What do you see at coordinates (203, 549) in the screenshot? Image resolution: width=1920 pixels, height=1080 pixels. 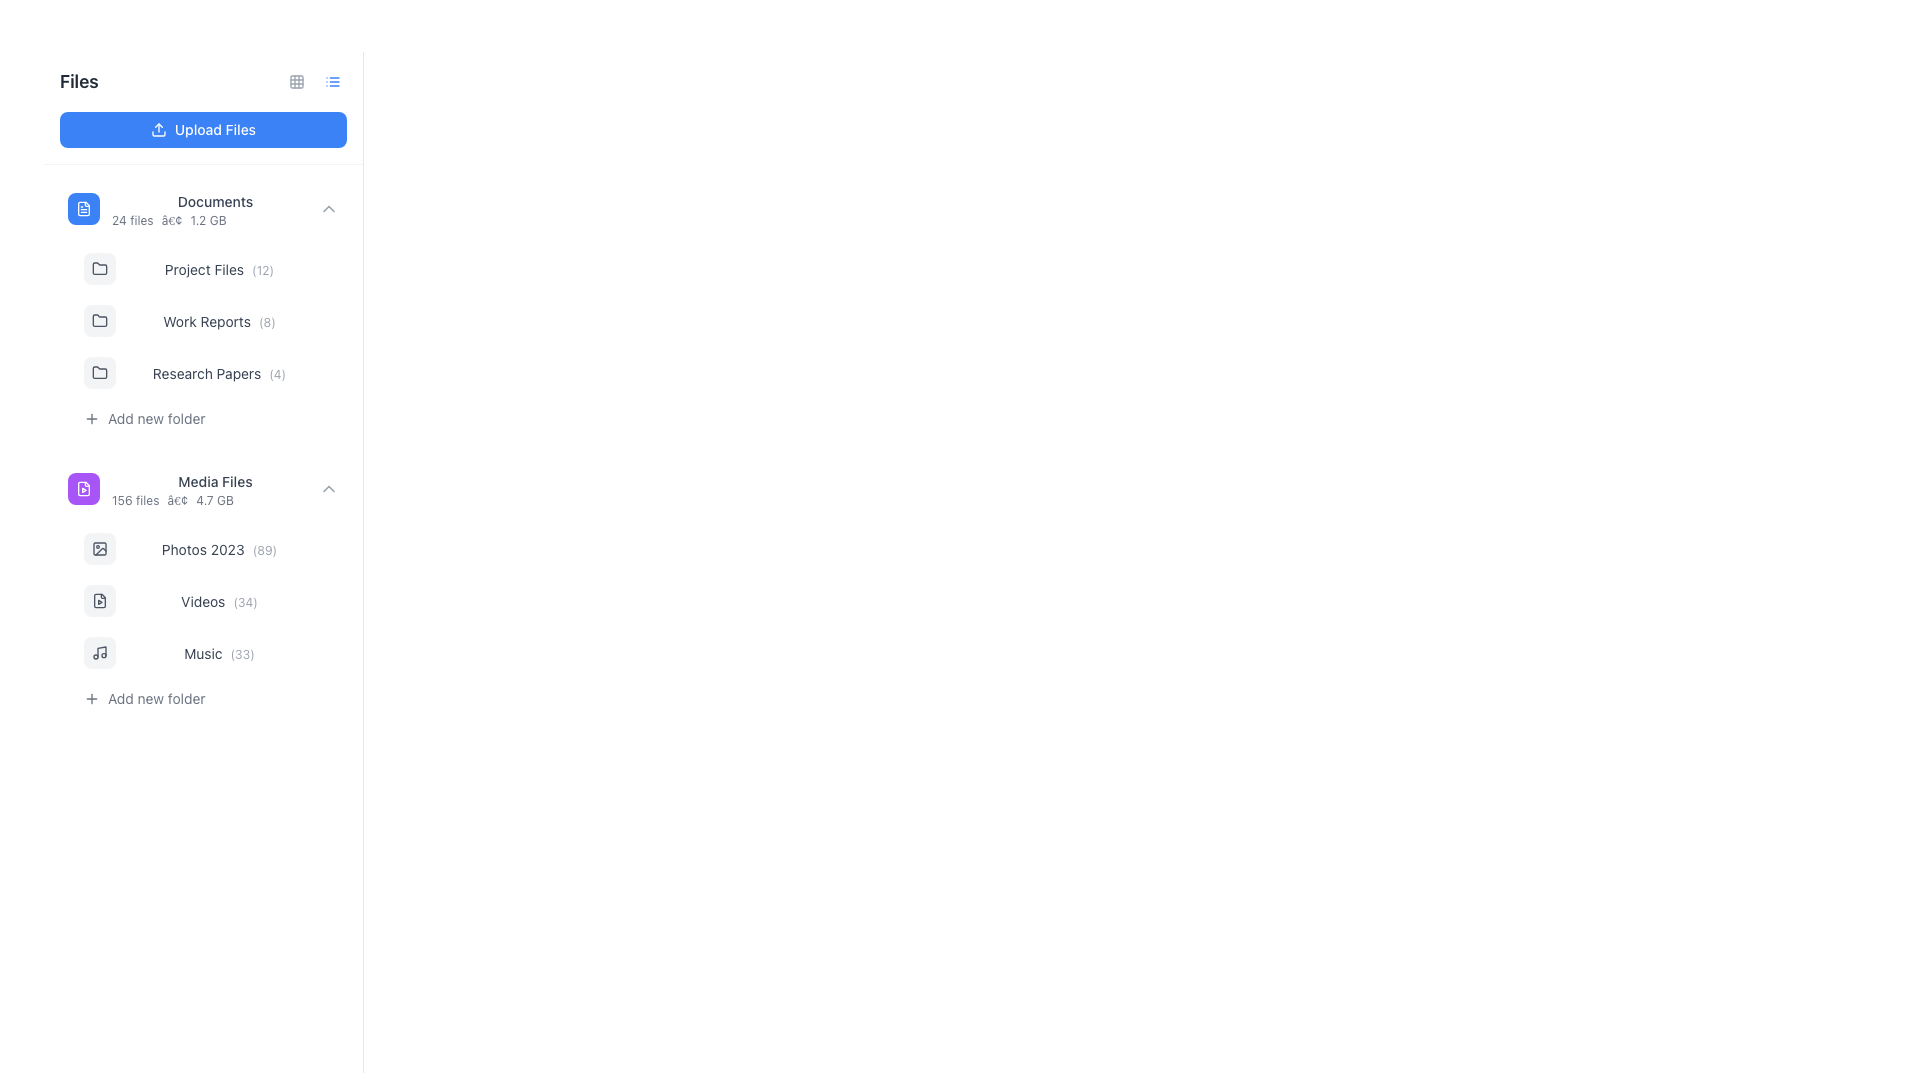 I see `the text label reading 'Photos 2023'` at bounding box center [203, 549].